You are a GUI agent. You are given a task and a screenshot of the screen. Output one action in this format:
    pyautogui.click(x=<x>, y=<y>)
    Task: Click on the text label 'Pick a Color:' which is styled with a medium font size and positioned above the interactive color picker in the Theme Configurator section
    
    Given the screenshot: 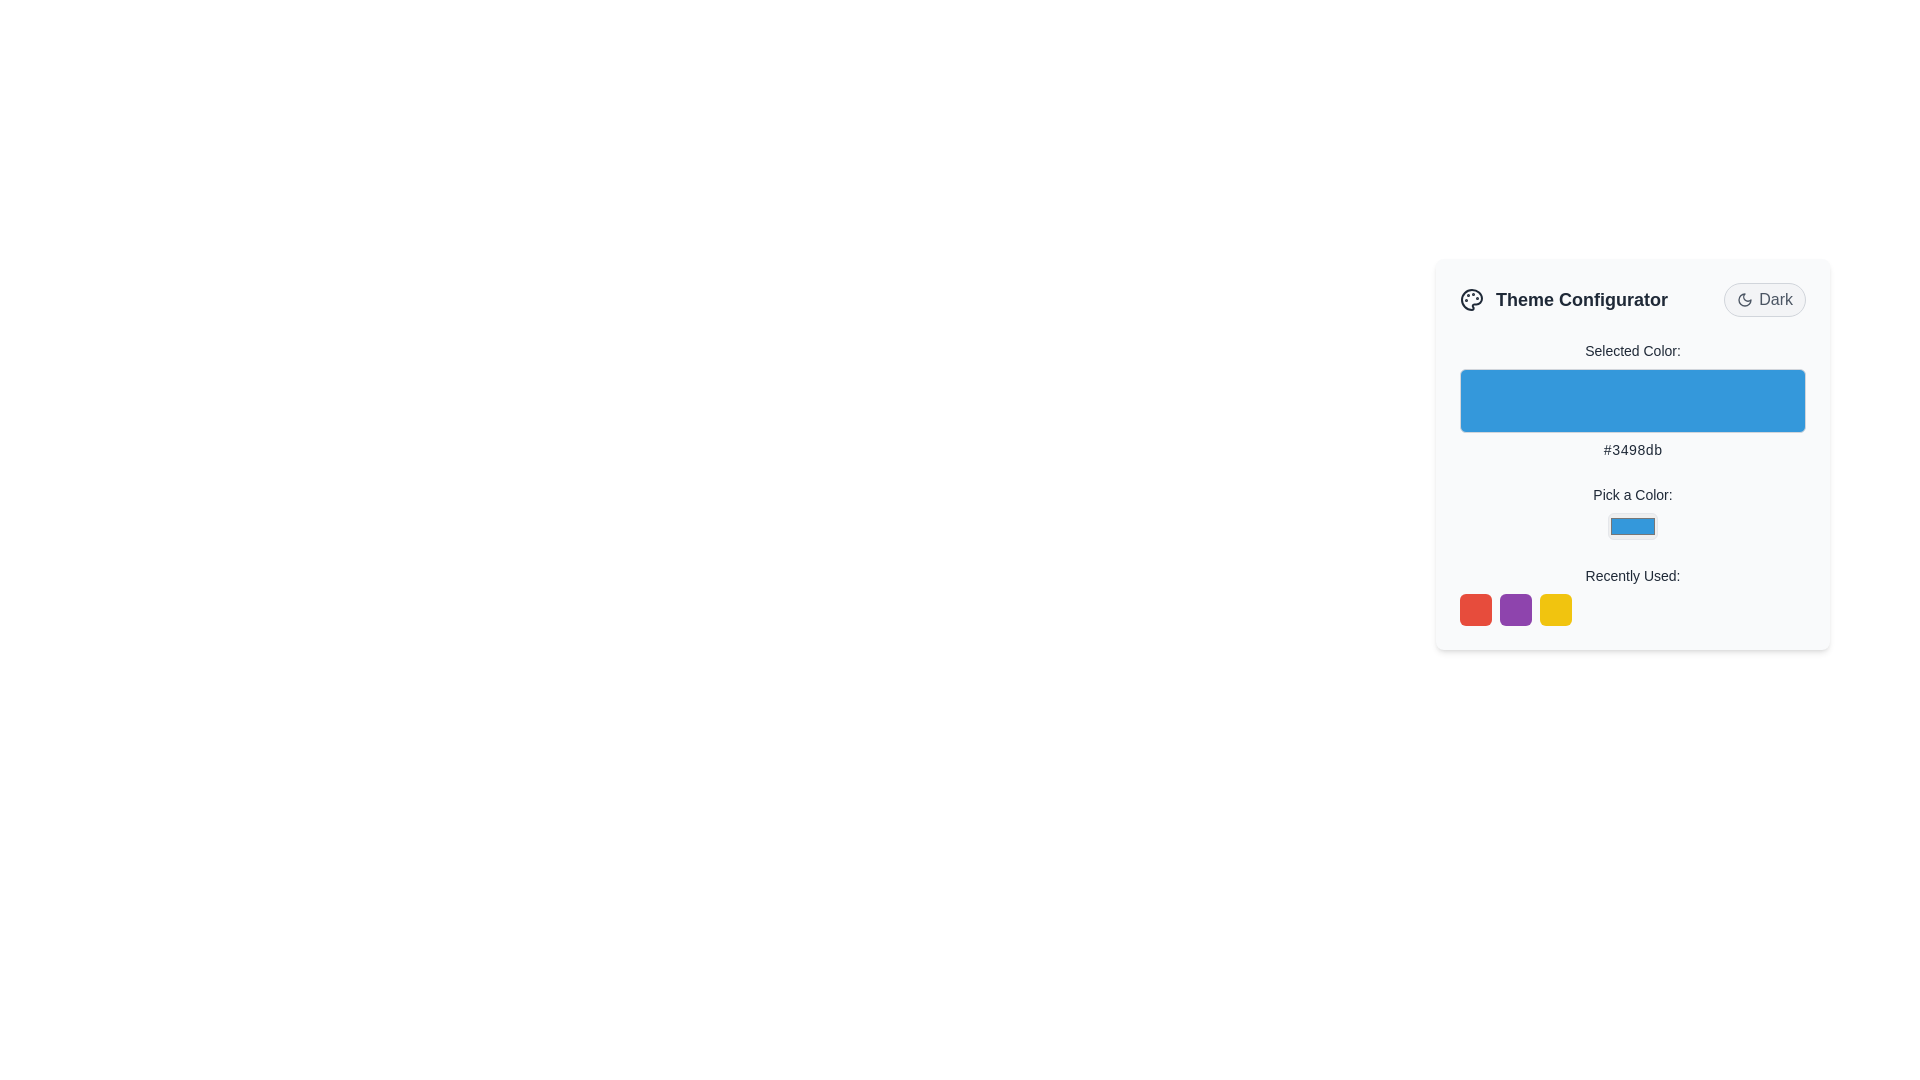 What is the action you would take?
    pyautogui.click(x=1632, y=512)
    